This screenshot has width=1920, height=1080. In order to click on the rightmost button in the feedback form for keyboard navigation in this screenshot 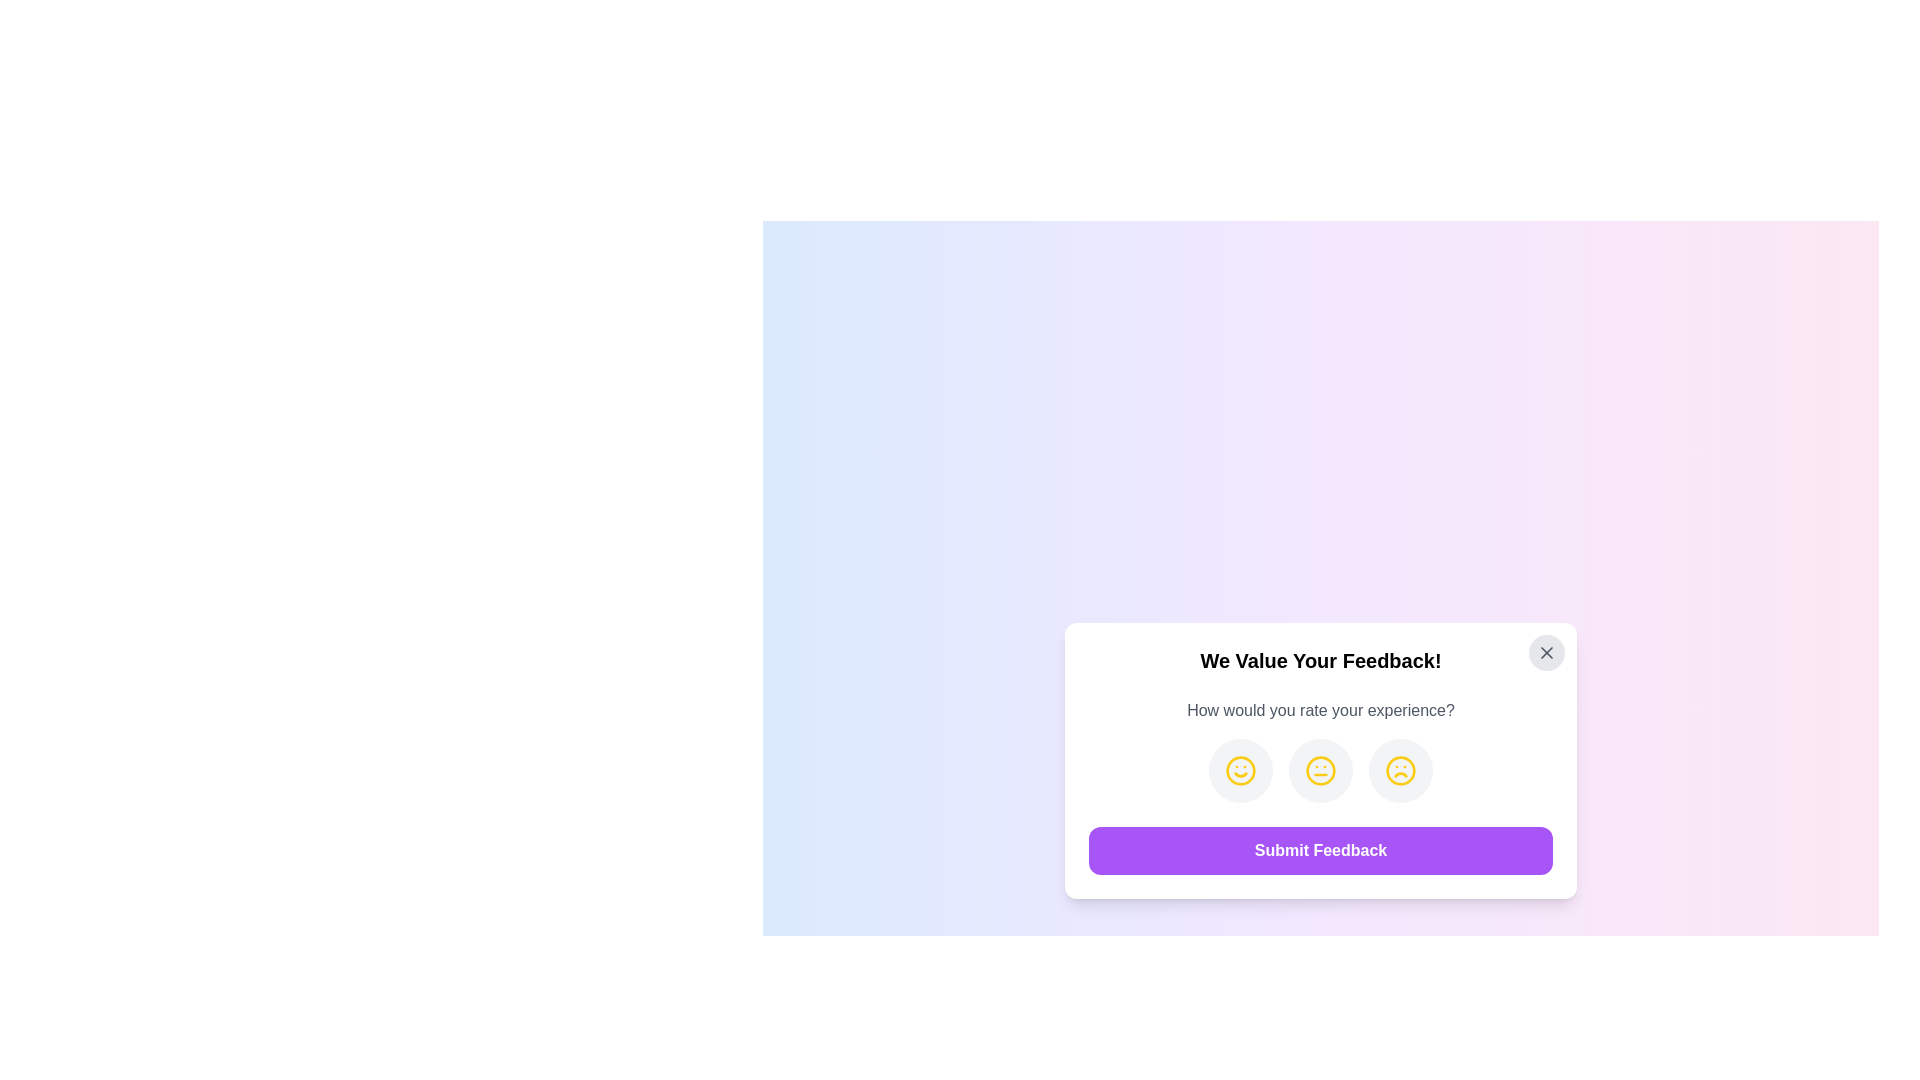, I will do `click(1400, 770)`.